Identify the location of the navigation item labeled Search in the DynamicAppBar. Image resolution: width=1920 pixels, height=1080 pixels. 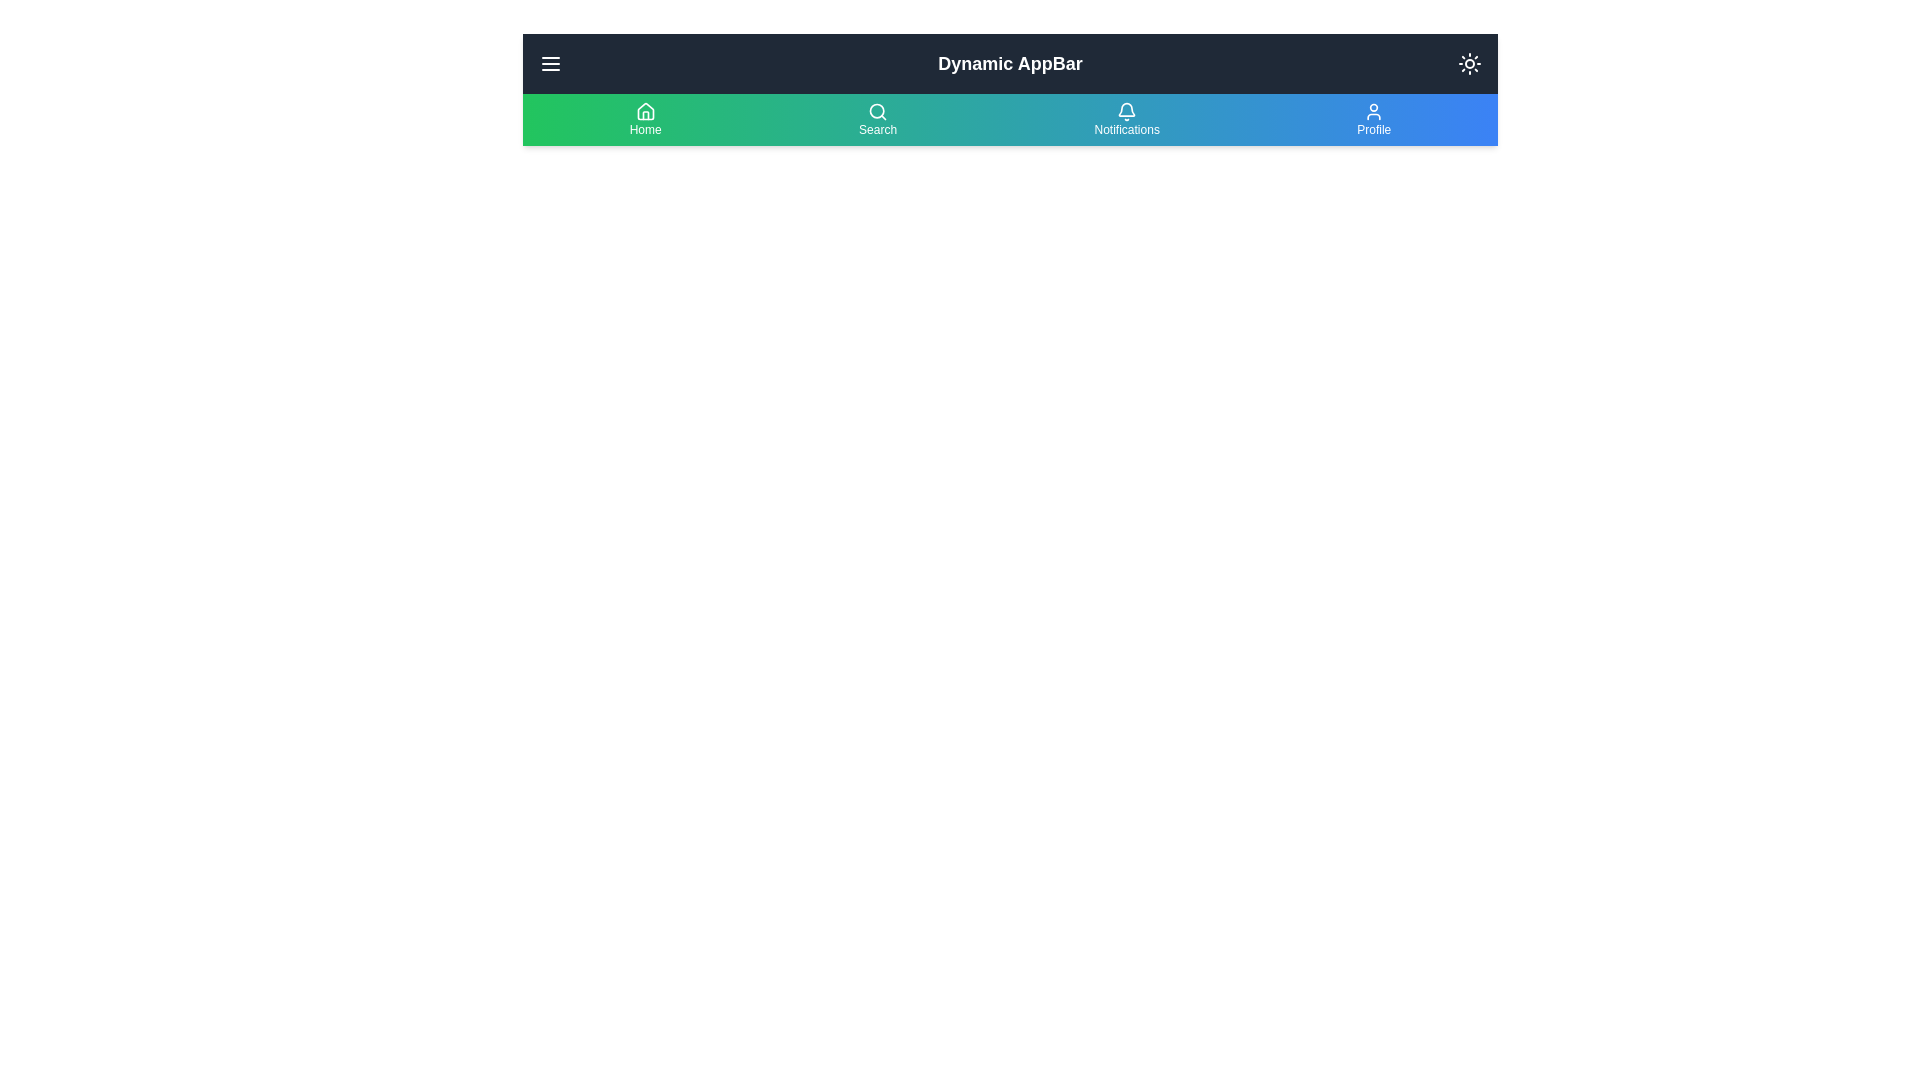
(878, 119).